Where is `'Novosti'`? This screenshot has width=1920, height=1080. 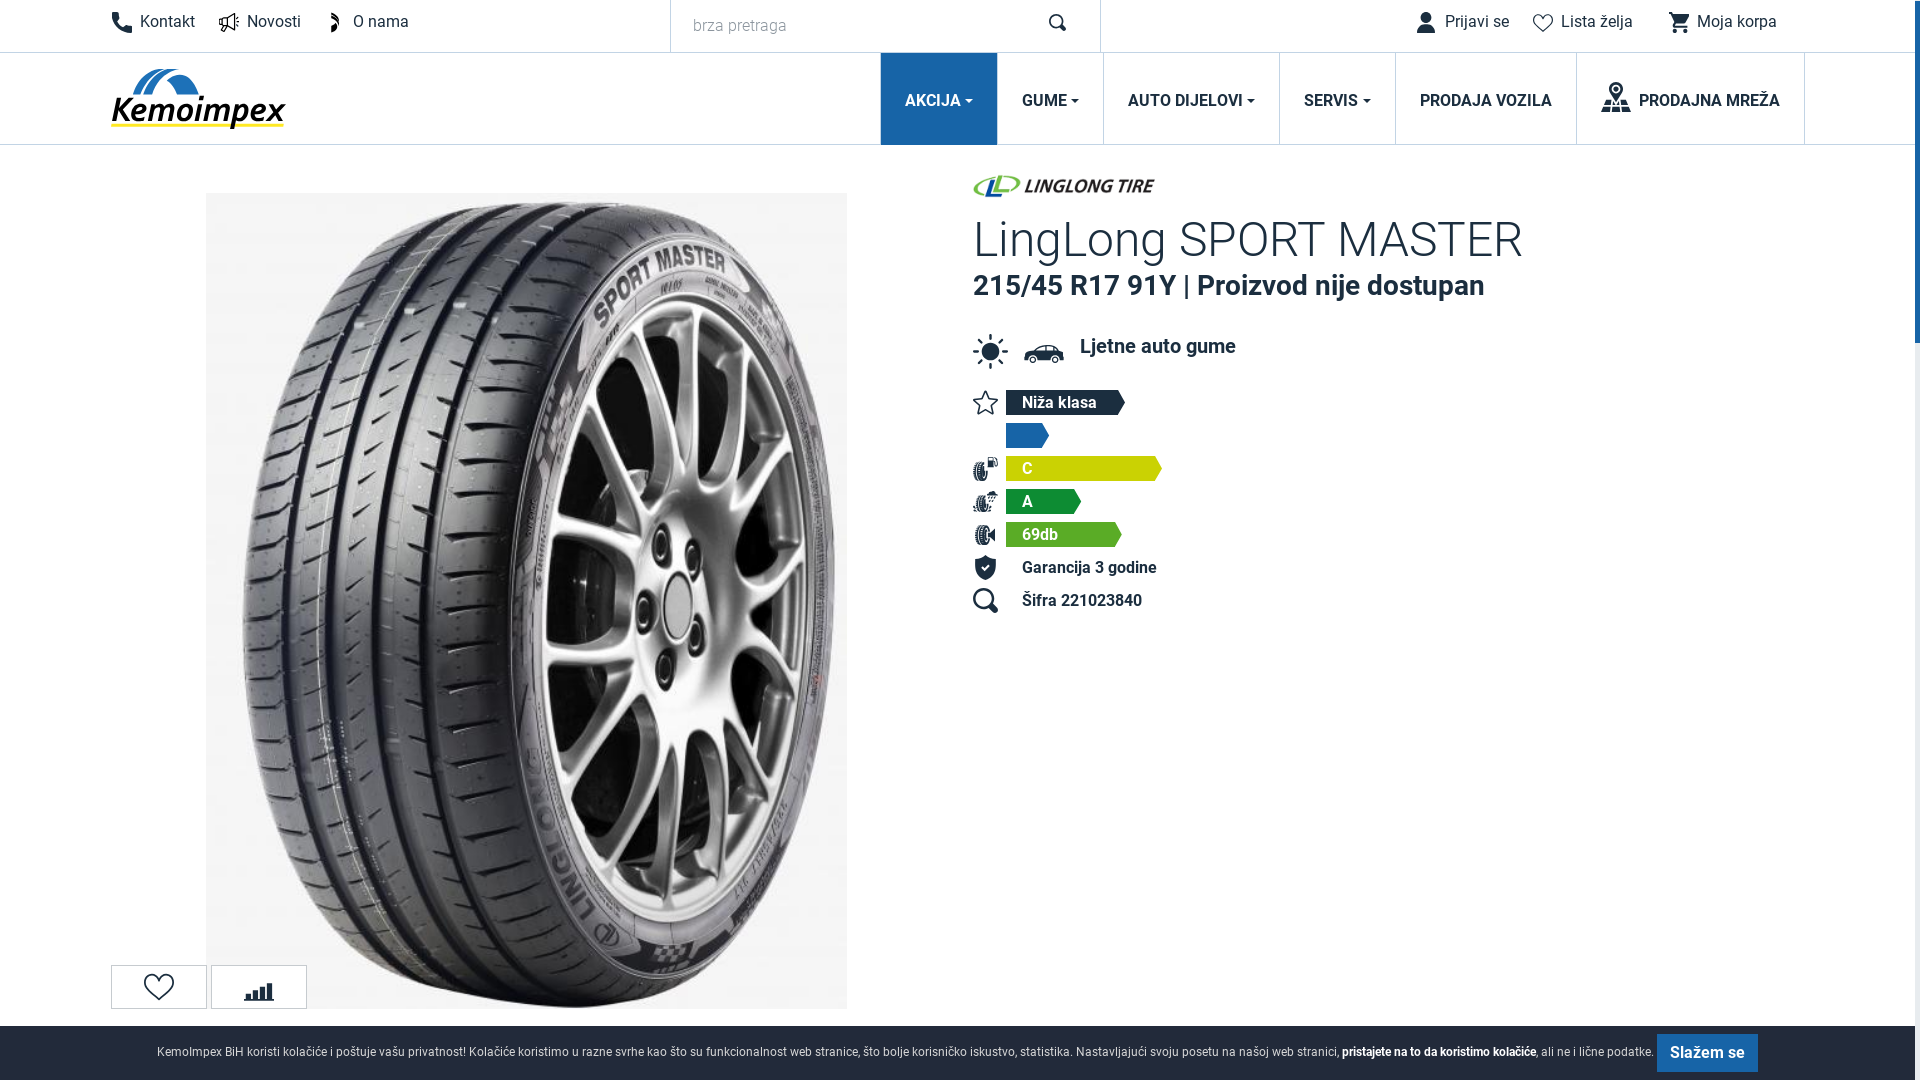
'Novosti' is located at coordinates (262, 27).